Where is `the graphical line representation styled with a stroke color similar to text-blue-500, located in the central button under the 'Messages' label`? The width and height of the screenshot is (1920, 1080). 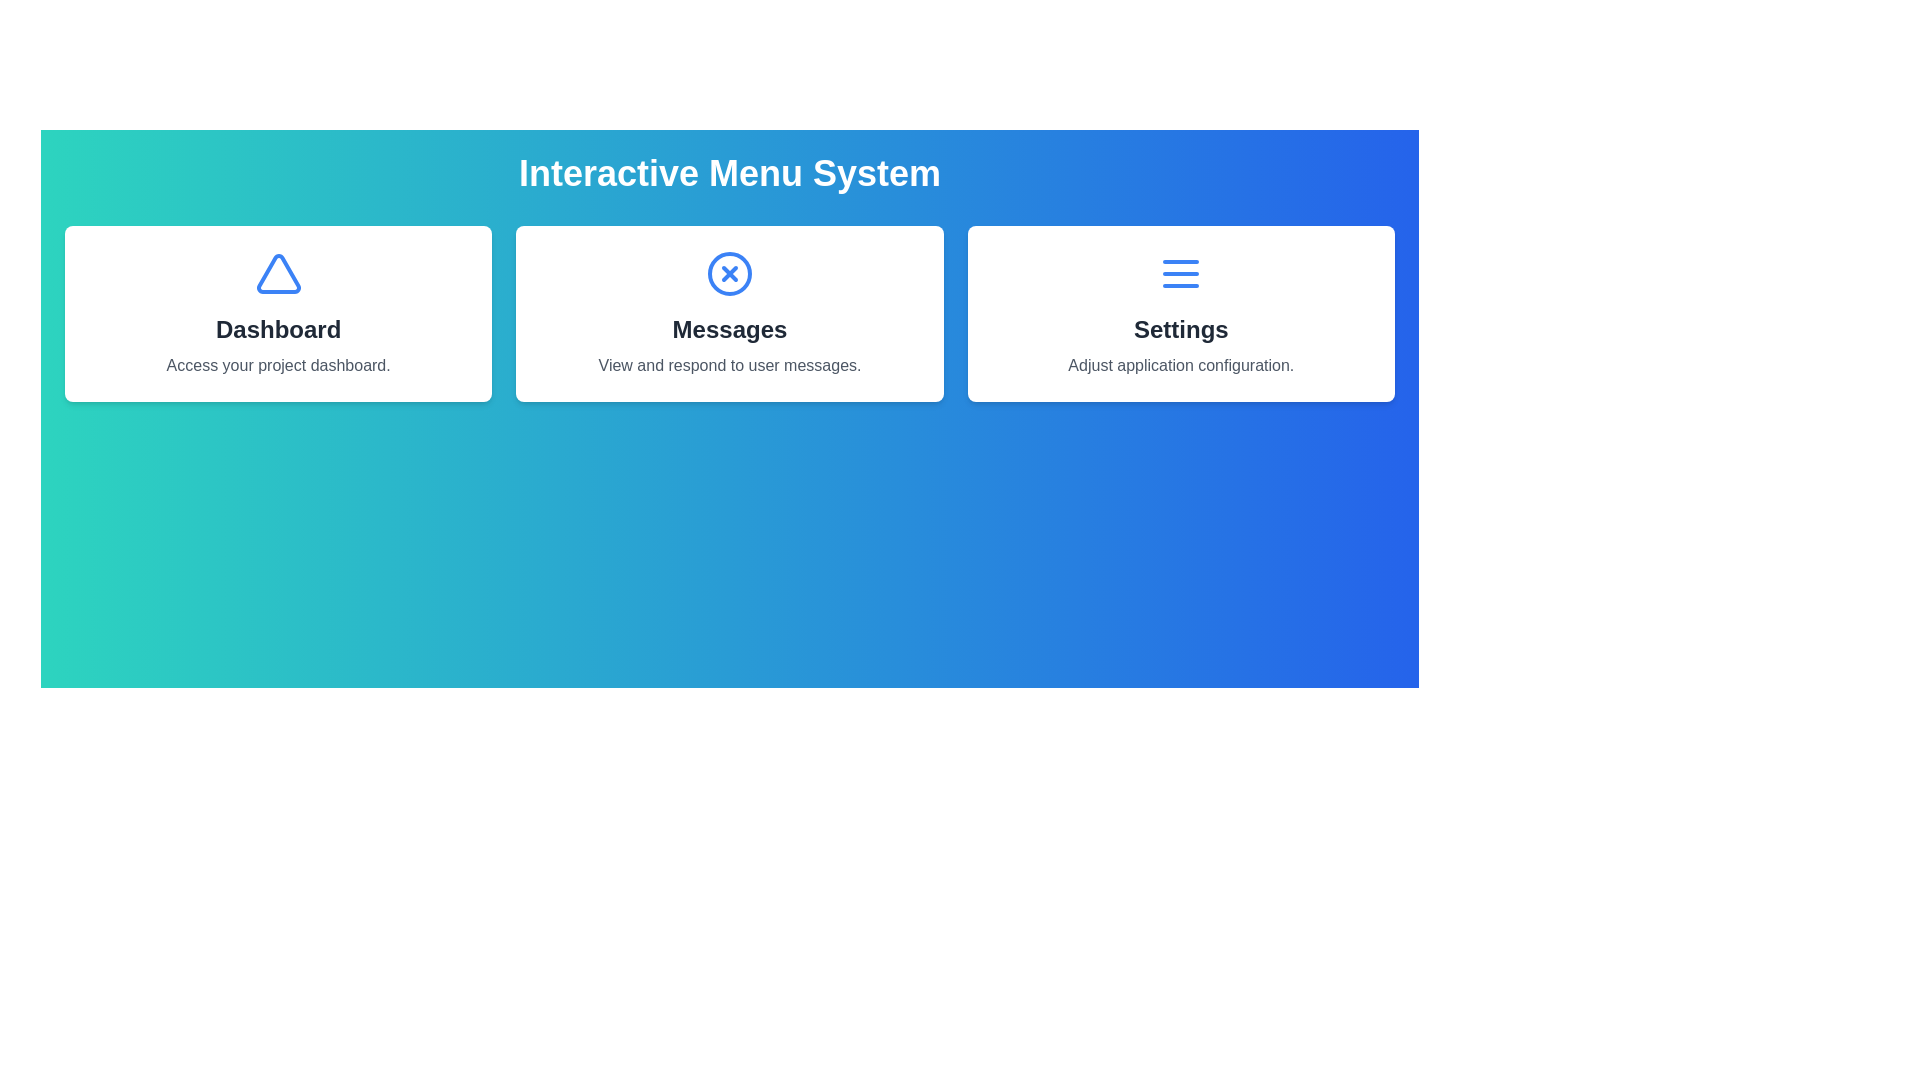 the graphical line representation styled with a stroke color similar to text-blue-500, located in the central button under the 'Messages' label is located at coordinates (728, 273).